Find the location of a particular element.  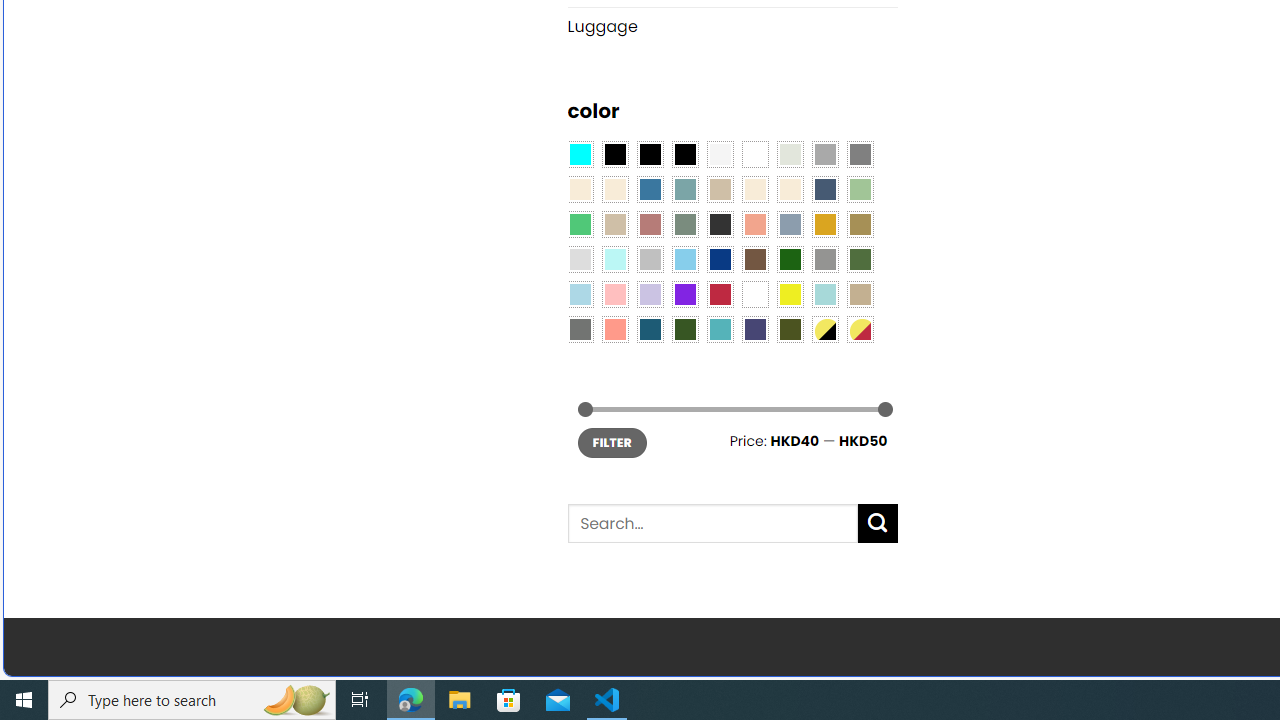

'Ash Gray' is located at coordinates (788, 153).